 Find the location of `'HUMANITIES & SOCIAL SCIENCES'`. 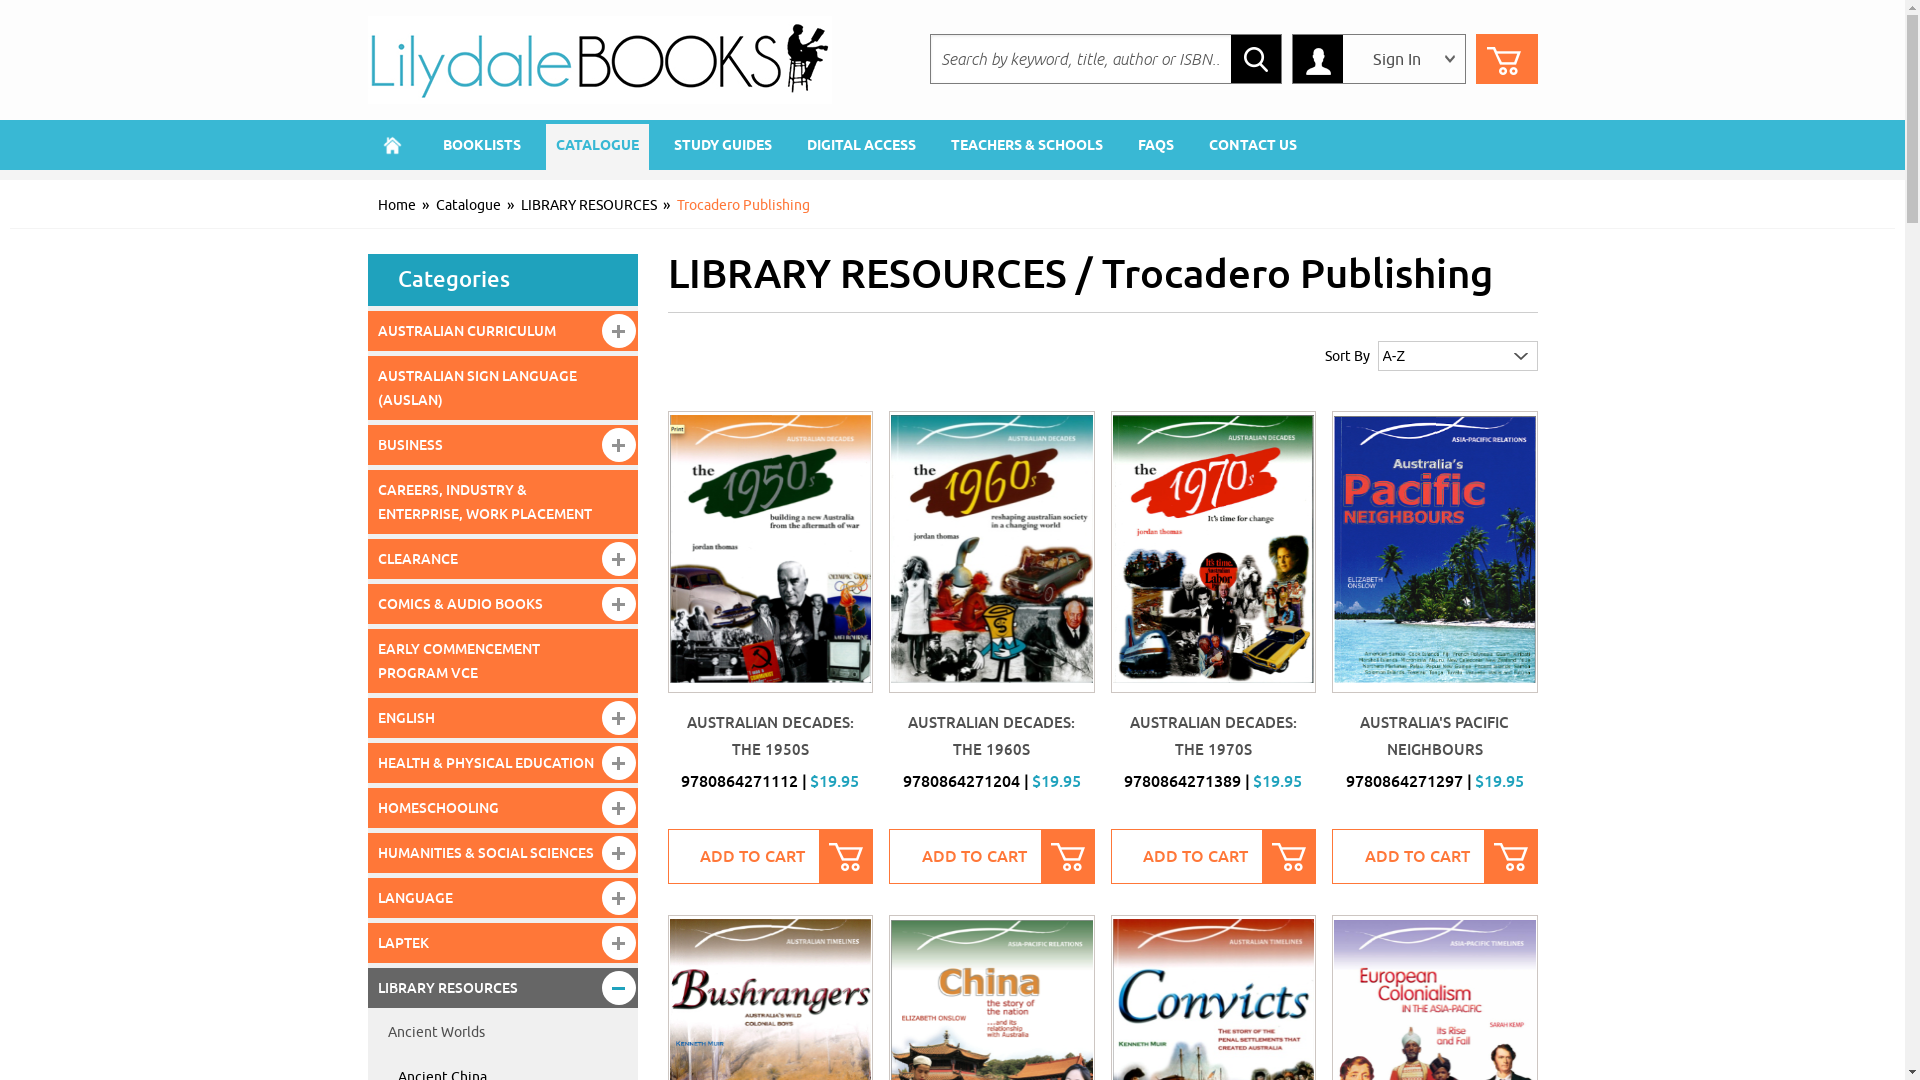

'HUMANITIES & SOCIAL SCIENCES' is located at coordinates (503, 852).